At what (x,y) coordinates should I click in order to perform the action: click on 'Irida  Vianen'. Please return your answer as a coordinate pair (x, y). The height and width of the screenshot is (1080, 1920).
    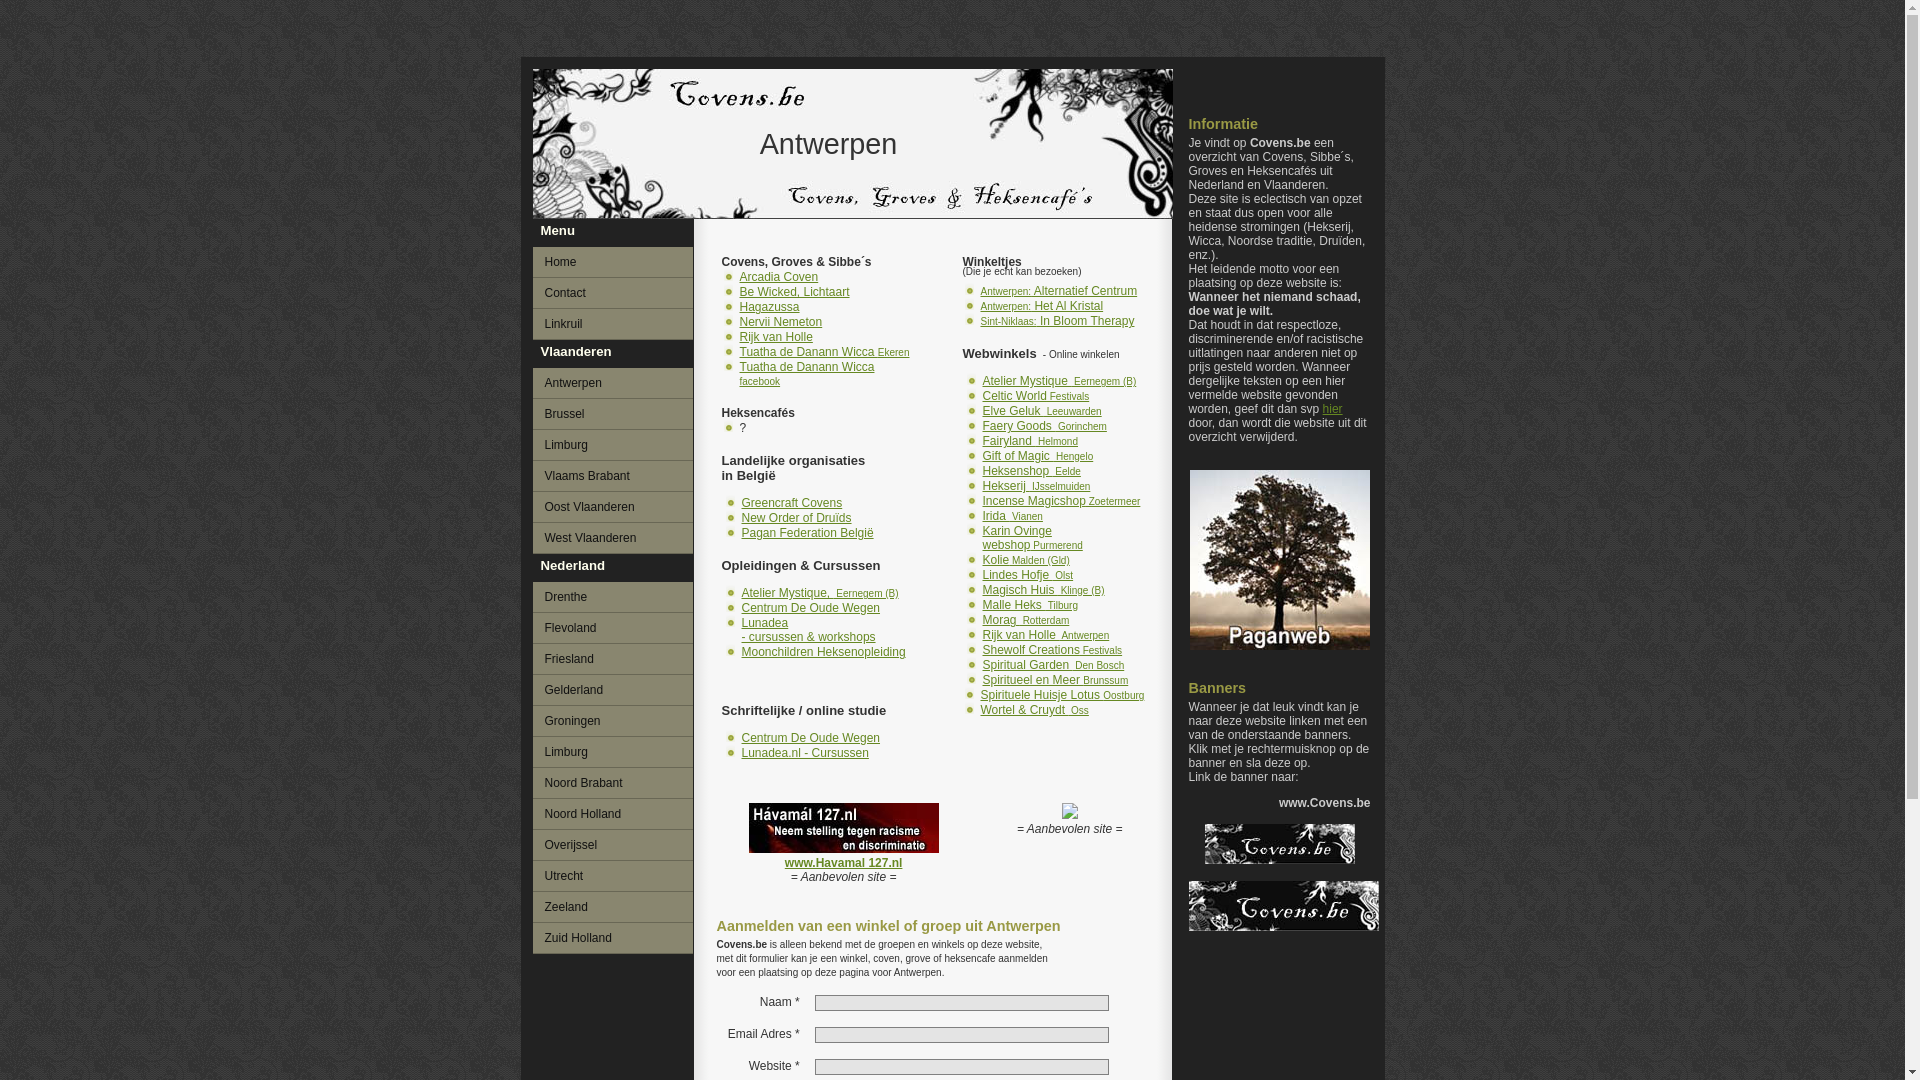
    Looking at the image, I should click on (982, 515).